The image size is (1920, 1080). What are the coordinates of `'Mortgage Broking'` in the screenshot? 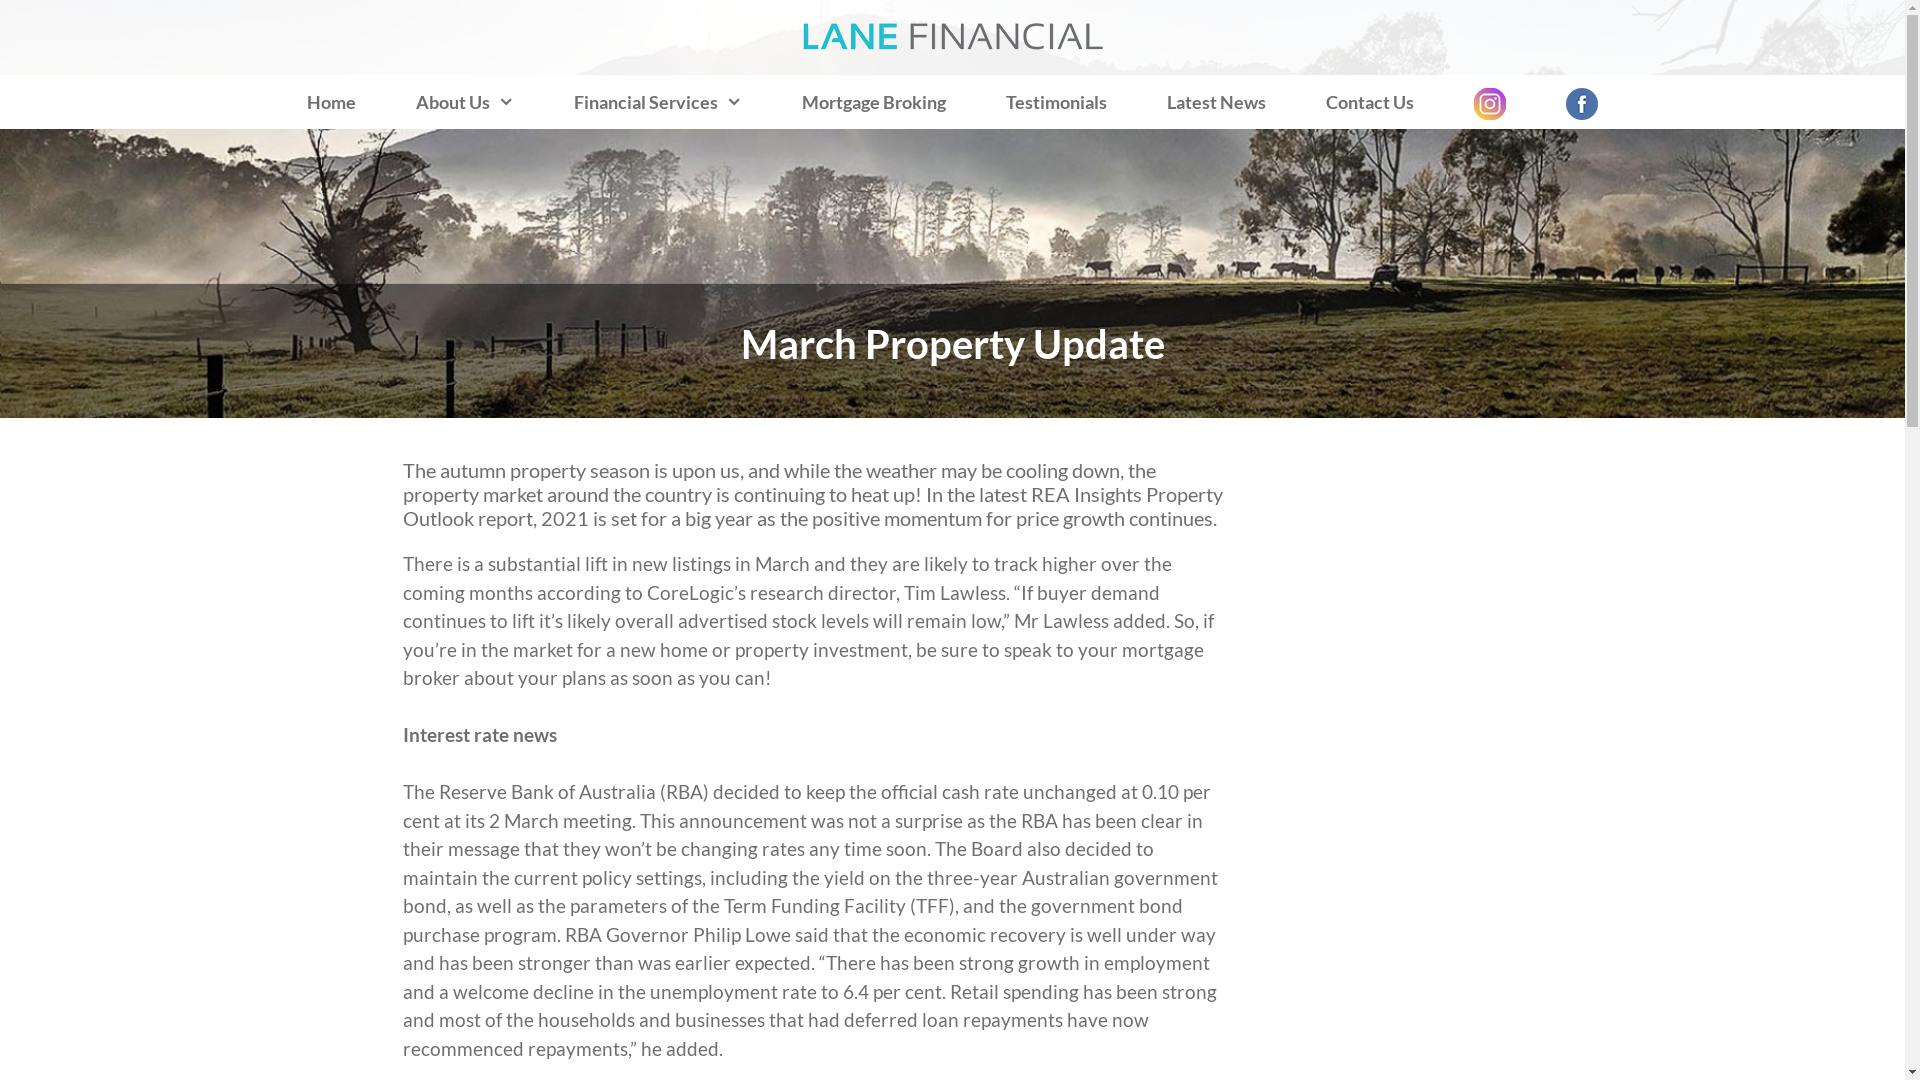 It's located at (771, 101).